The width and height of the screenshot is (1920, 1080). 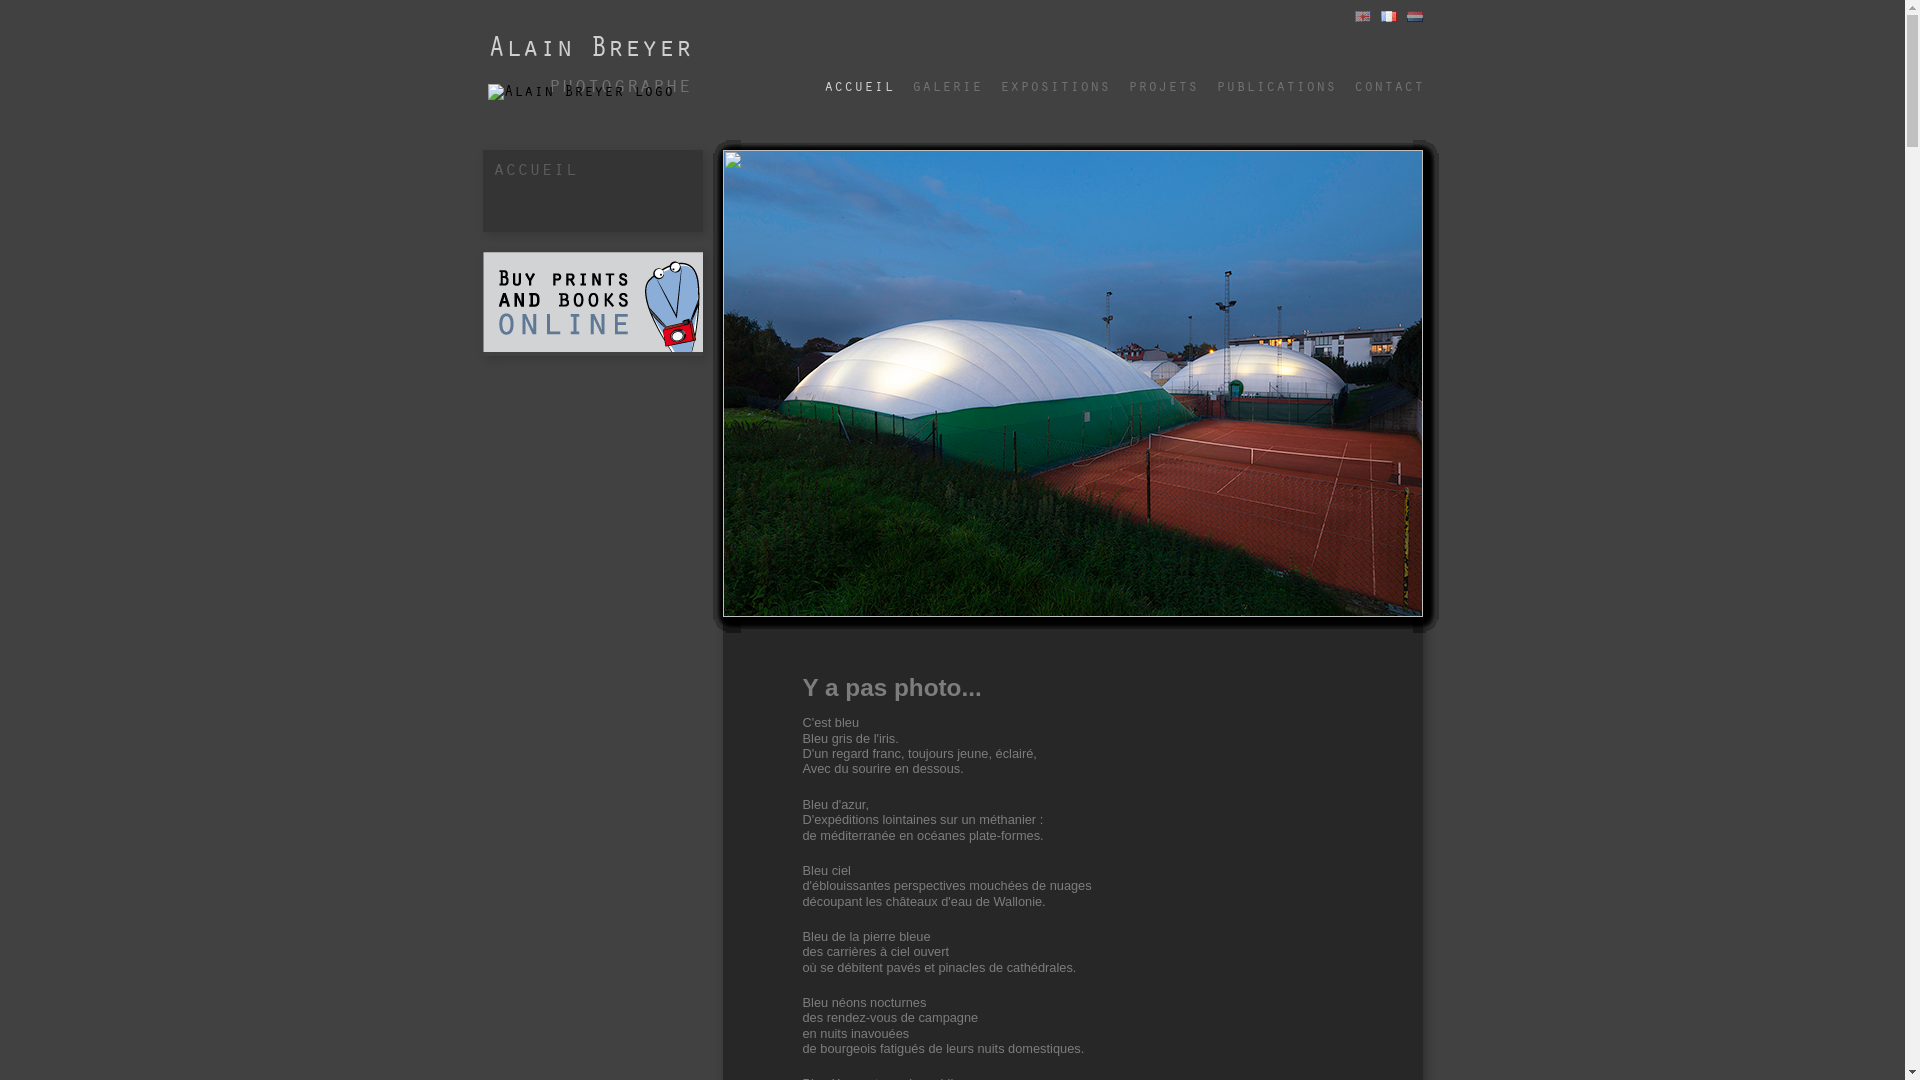 What do you see at coordinates (1070, 383) in the screenshot?
I see `'BD_photo_1.jpg'` at bounding box center [1070, 383].